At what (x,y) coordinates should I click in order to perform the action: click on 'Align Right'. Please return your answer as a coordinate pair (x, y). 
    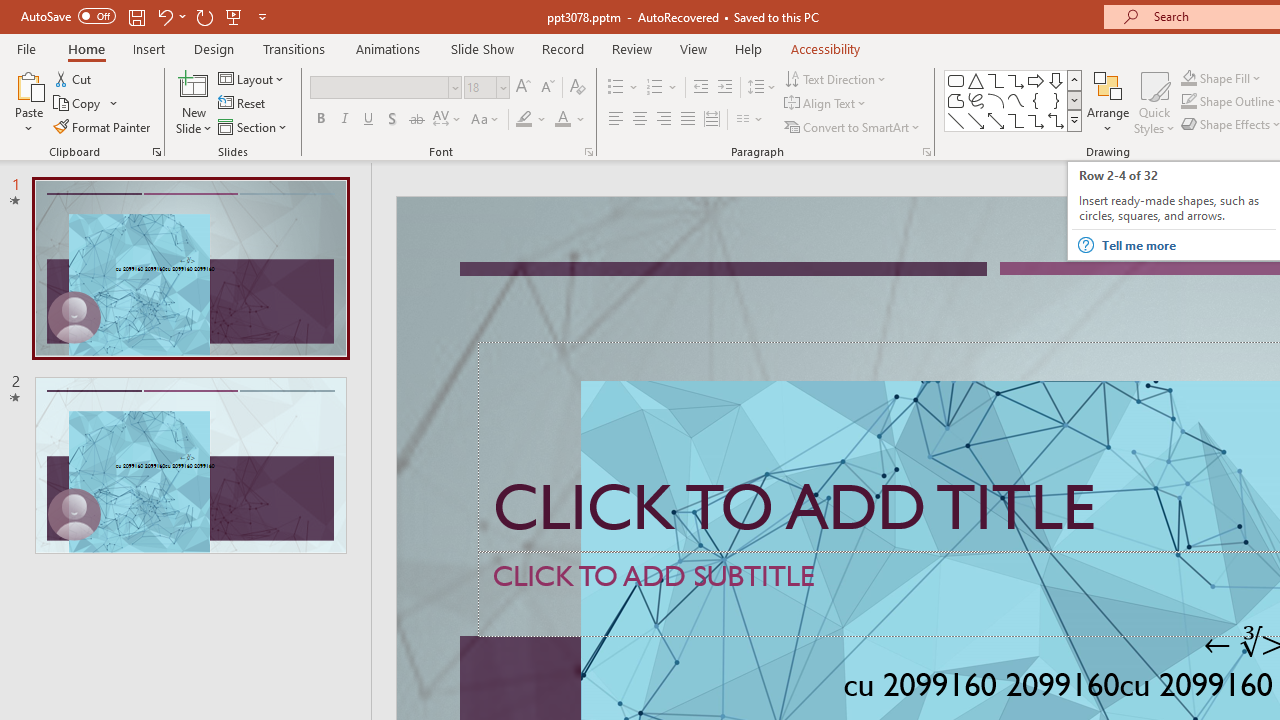
    Looking at the image, I should click on (663, 119).